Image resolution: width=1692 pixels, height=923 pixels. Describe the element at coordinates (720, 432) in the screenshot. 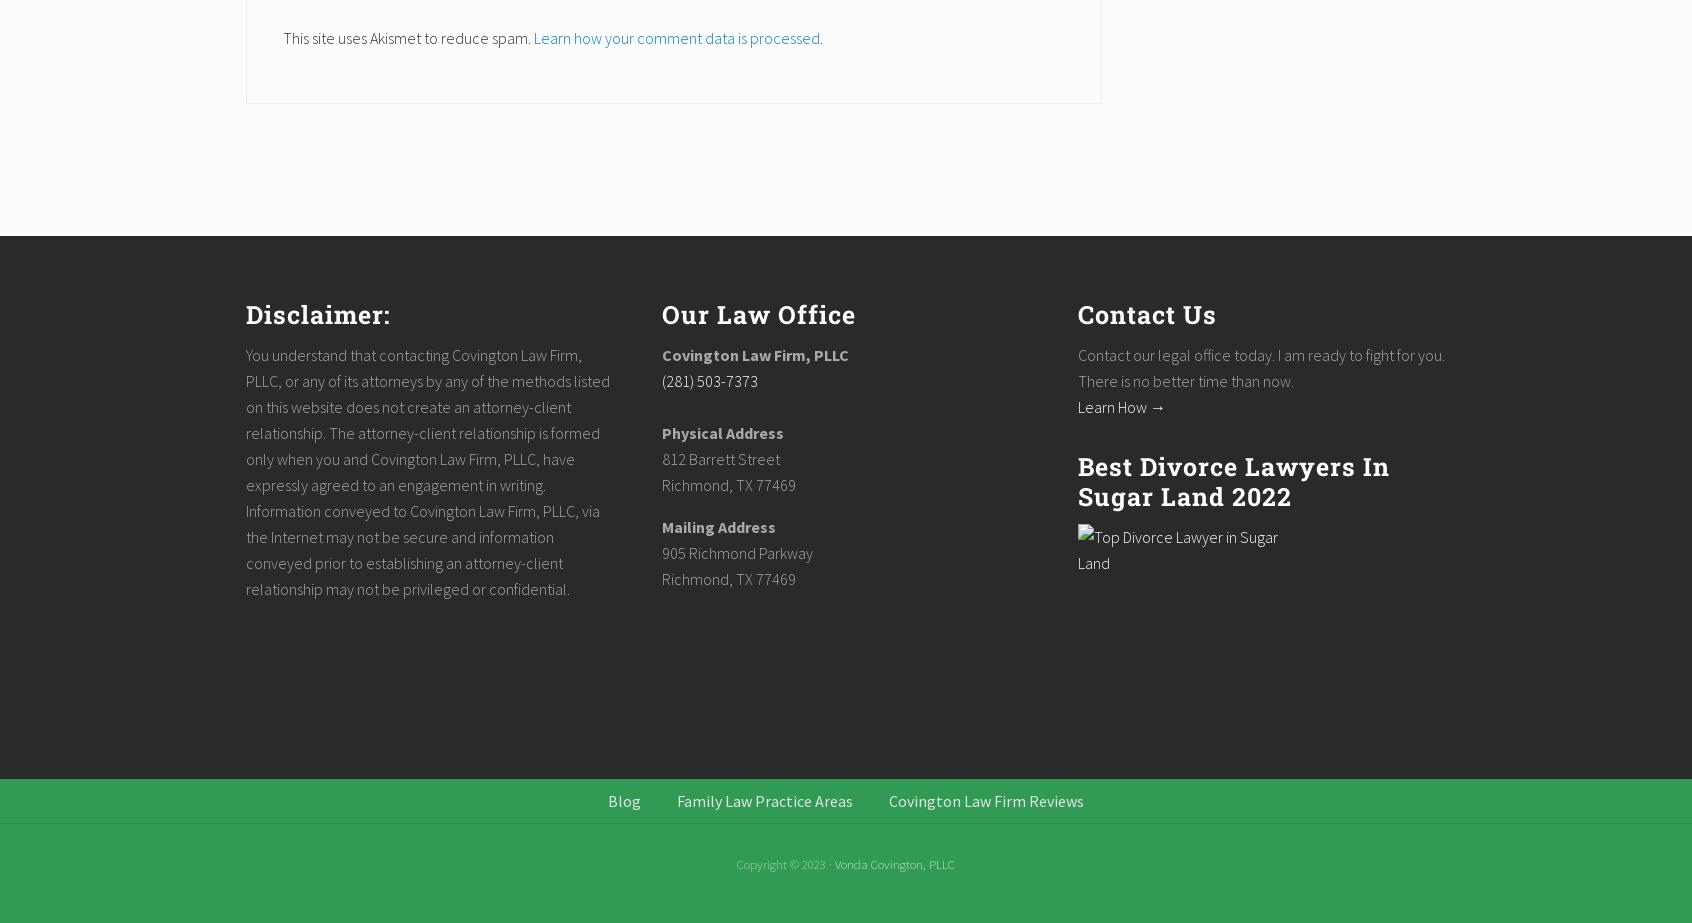

I see `'Physical Address'` at that location.